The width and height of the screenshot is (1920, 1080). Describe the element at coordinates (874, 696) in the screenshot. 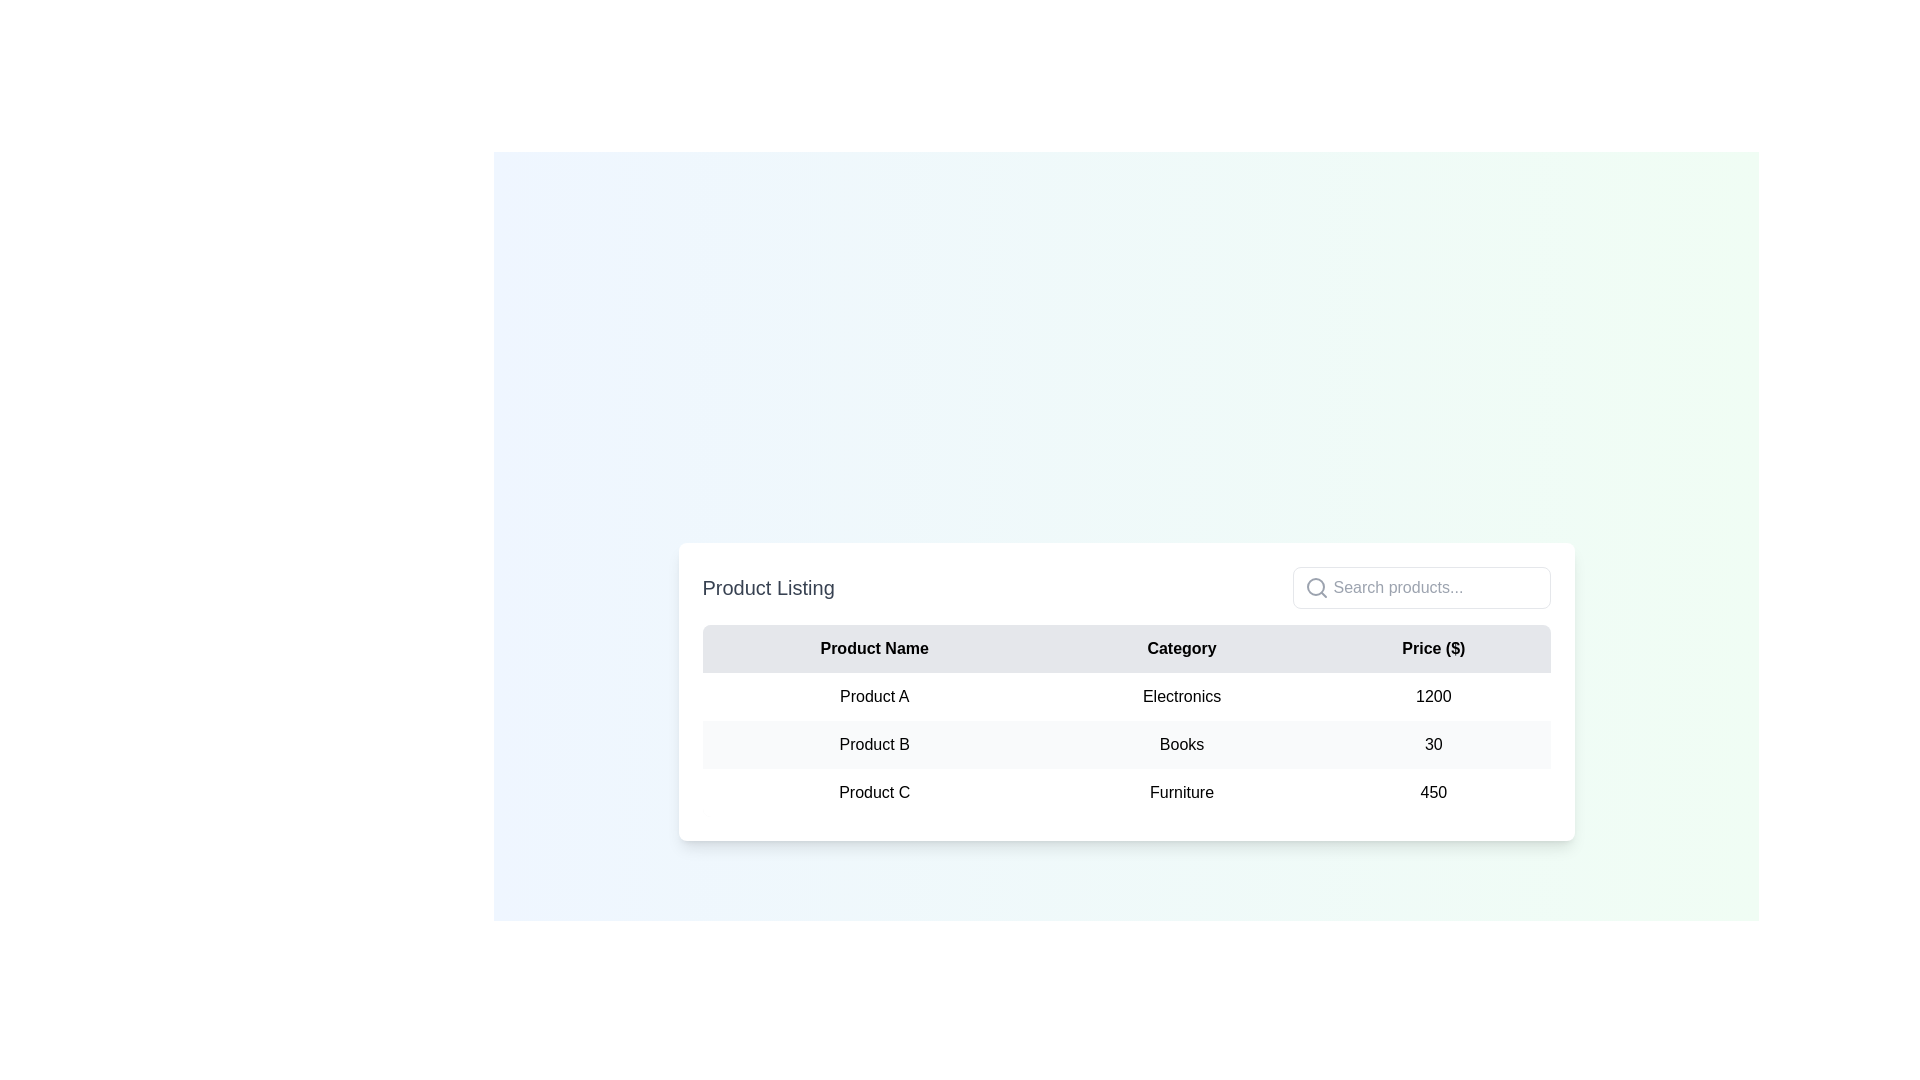

I see `the text label reading 'Product A' in the first column of the second row of the product listing table` at that location.